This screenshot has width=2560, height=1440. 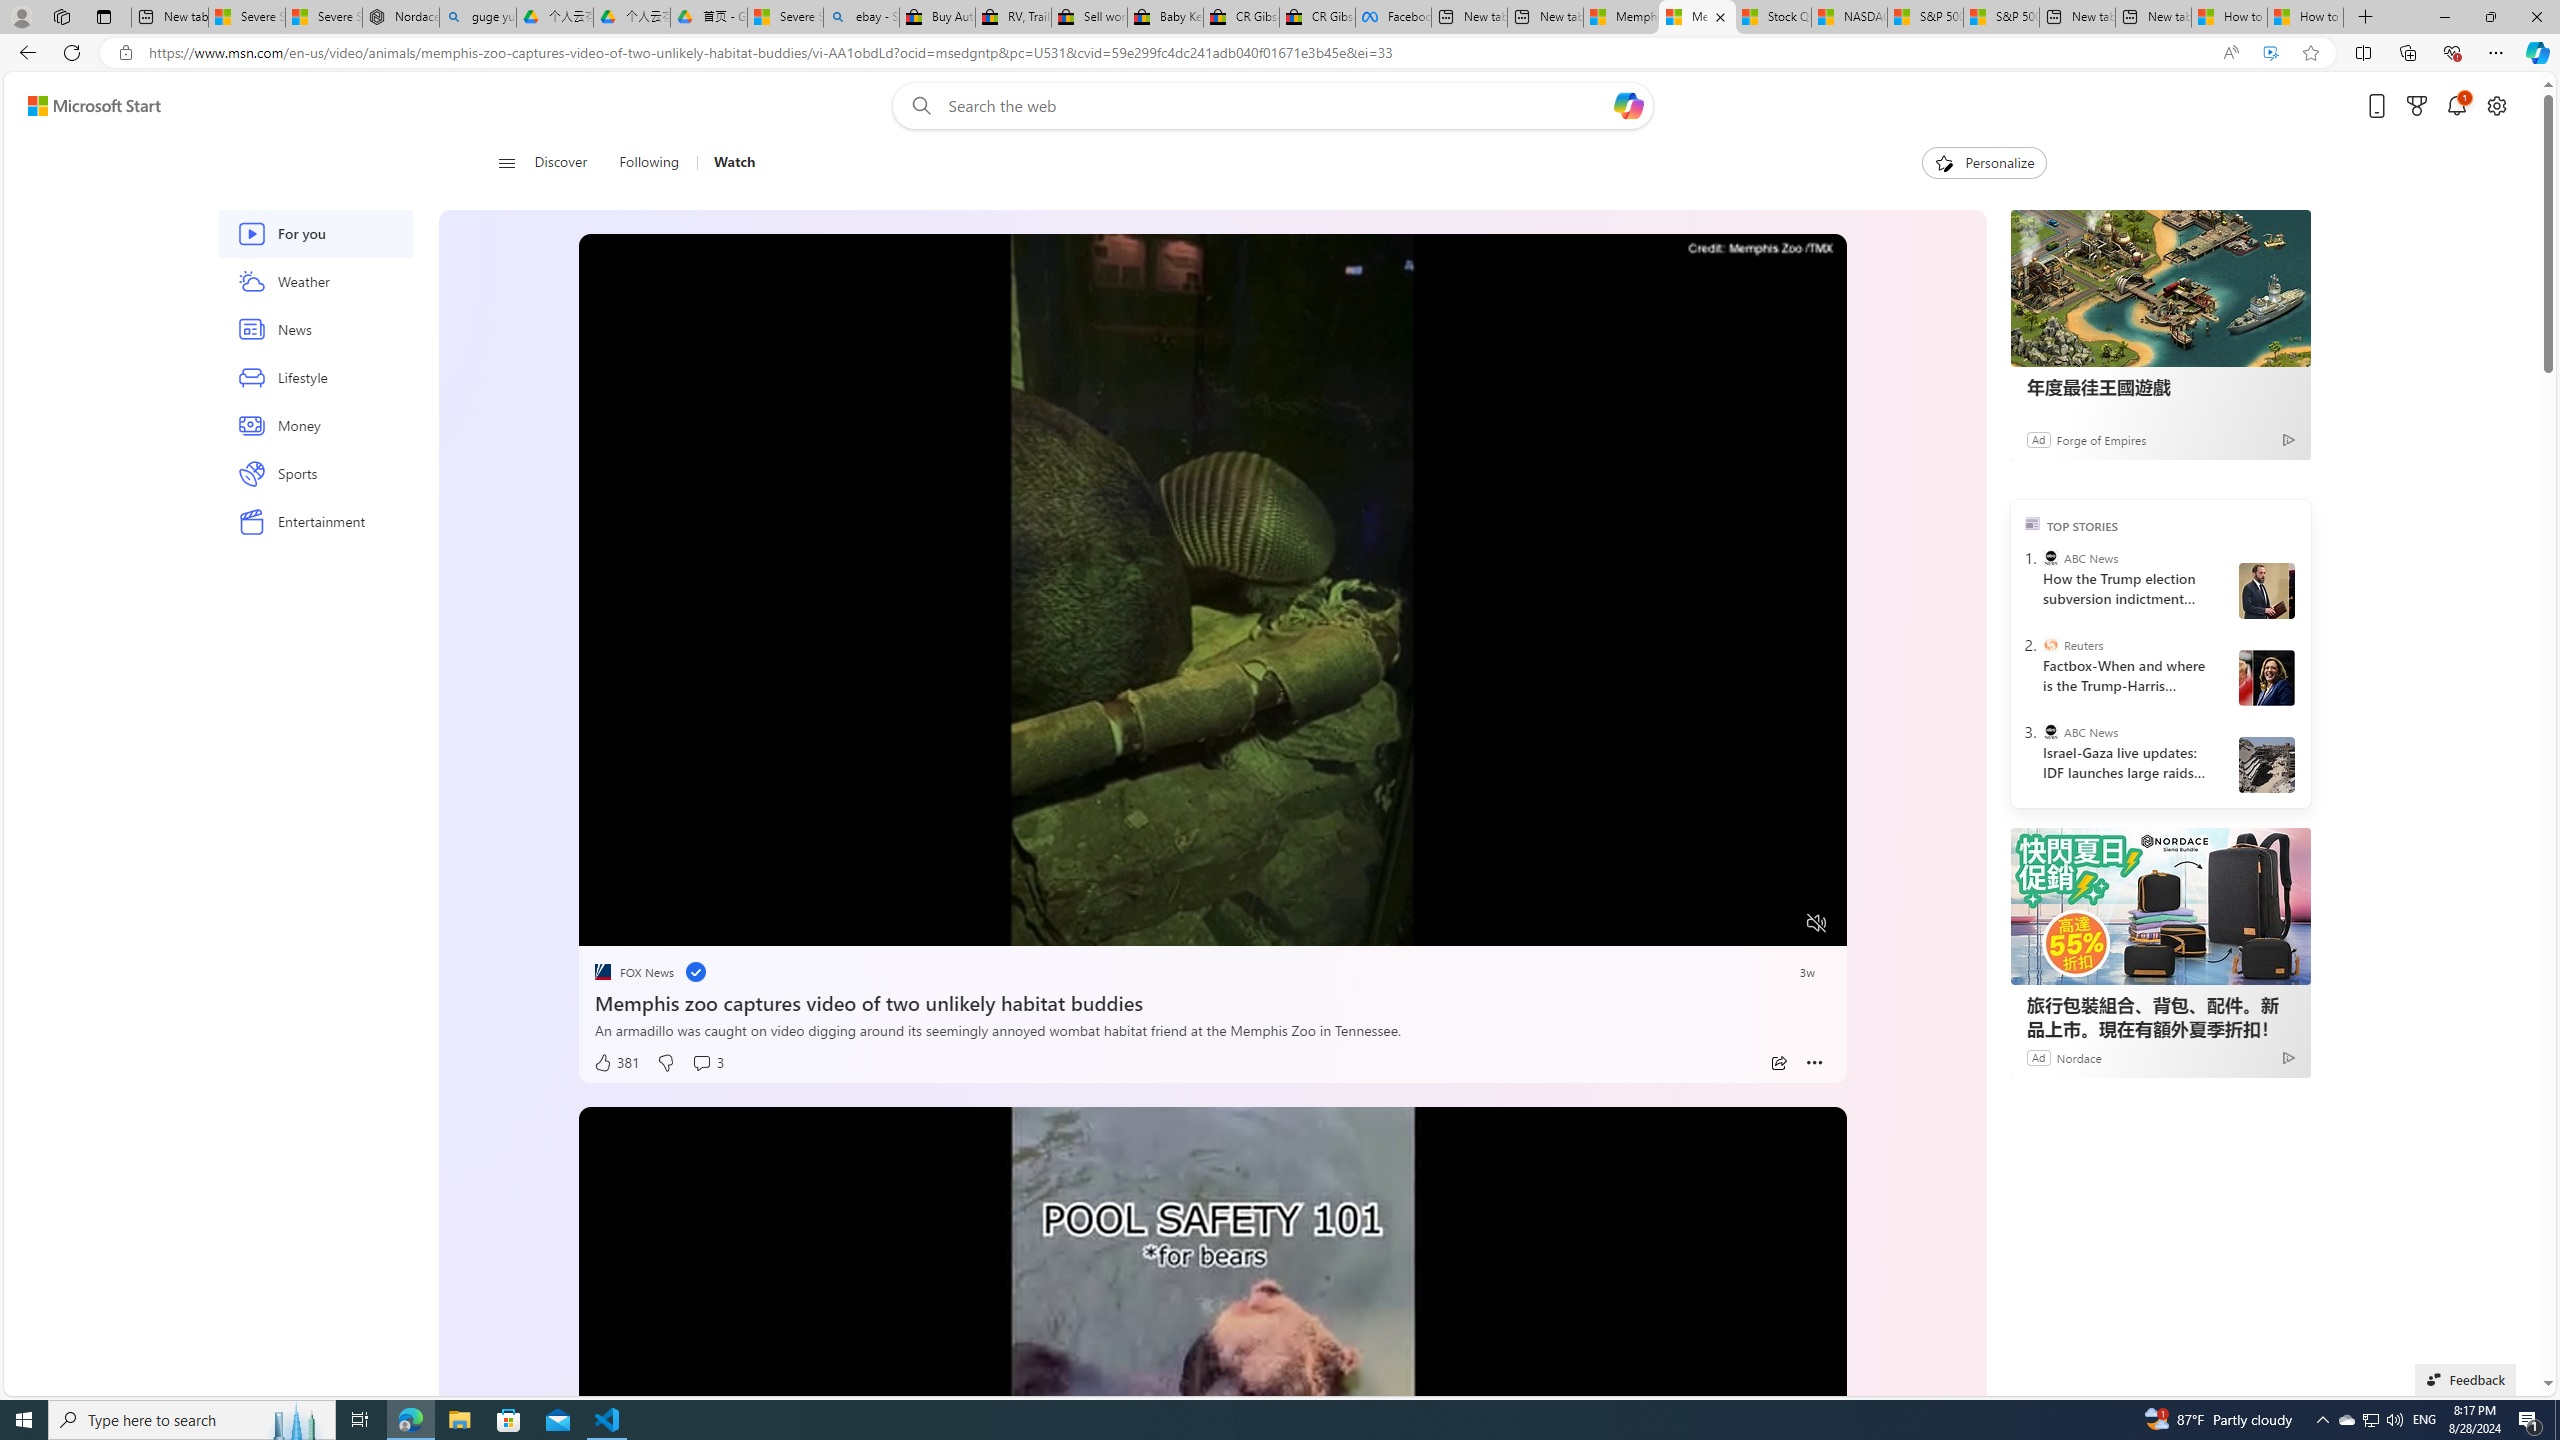 What do you see at coordinates (706, 1062) in the screenshot?
I see `'View comments 3 Comment'` at bounding box center [706, 1062].